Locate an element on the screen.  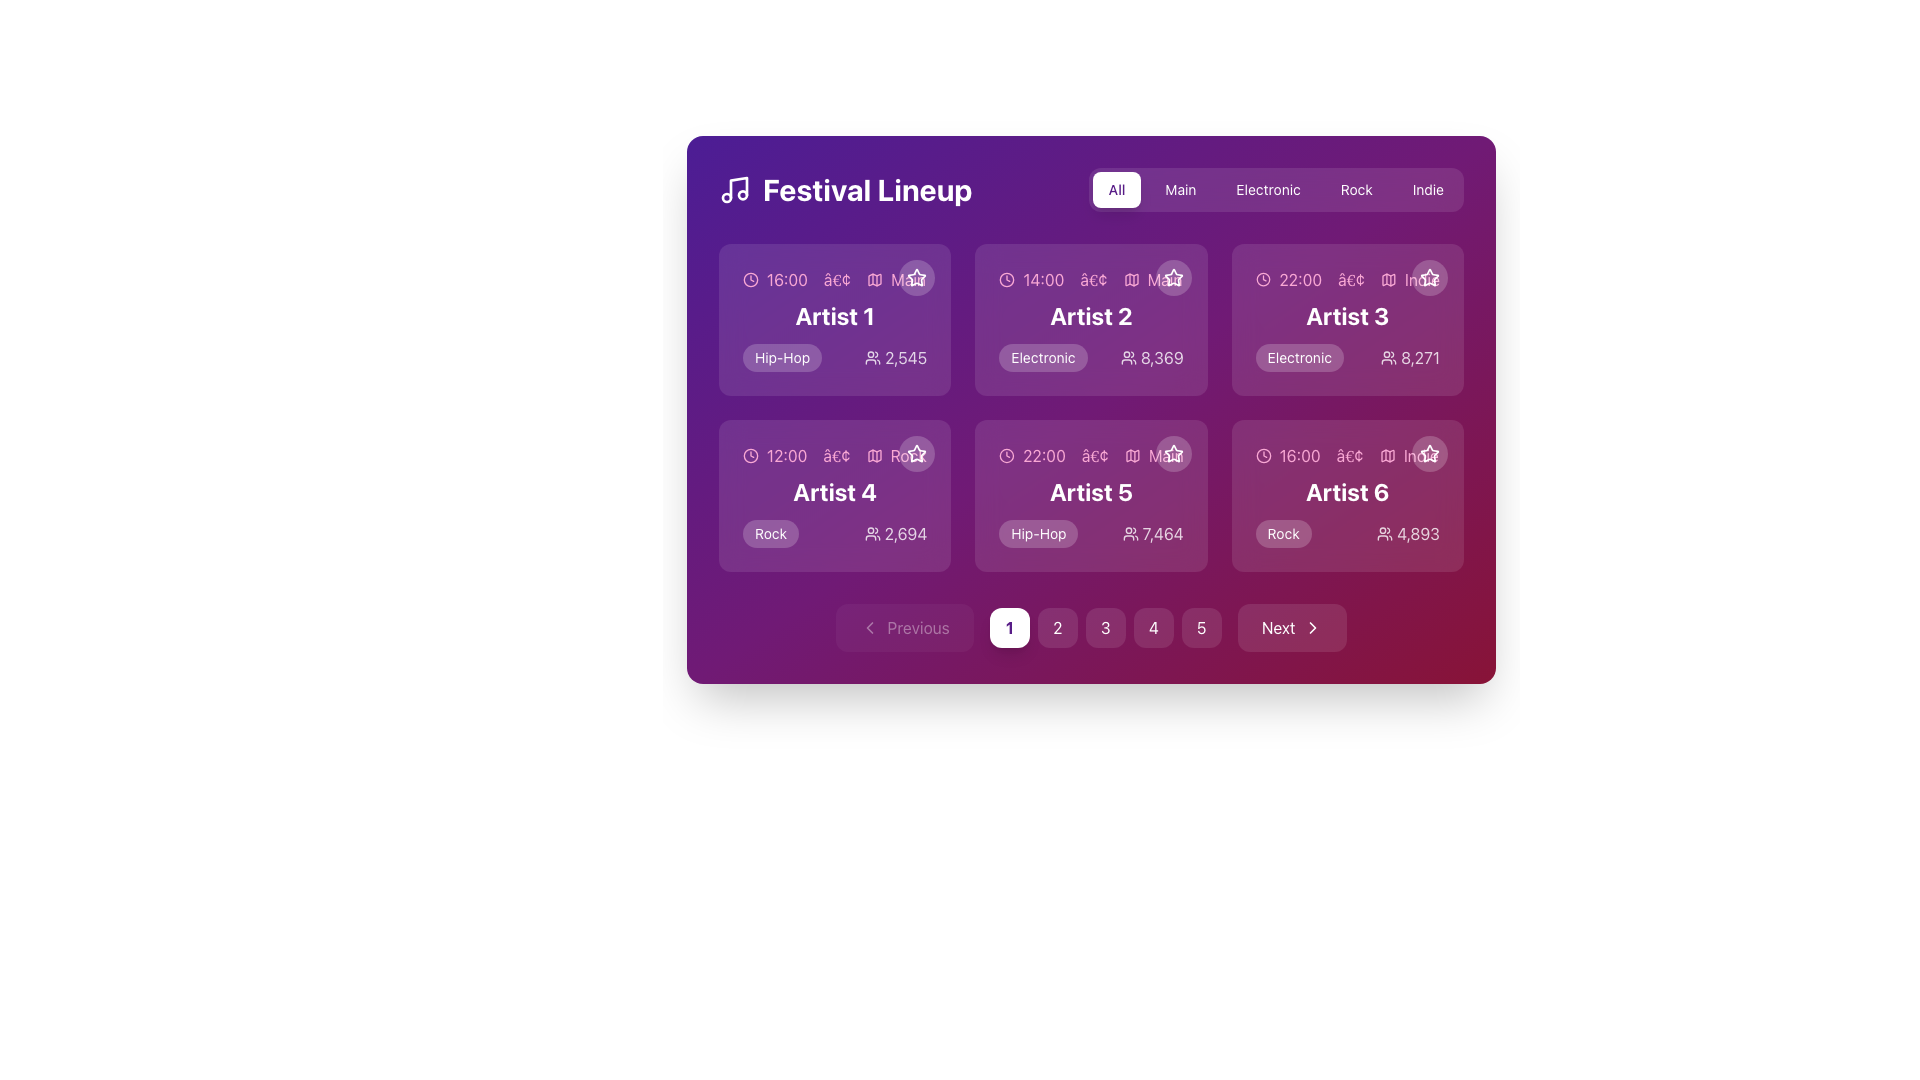
the small circular button with a star-shaped icon located in the top-right corner of the card for 'Artist 3' is located at coordinates (1429, 277).